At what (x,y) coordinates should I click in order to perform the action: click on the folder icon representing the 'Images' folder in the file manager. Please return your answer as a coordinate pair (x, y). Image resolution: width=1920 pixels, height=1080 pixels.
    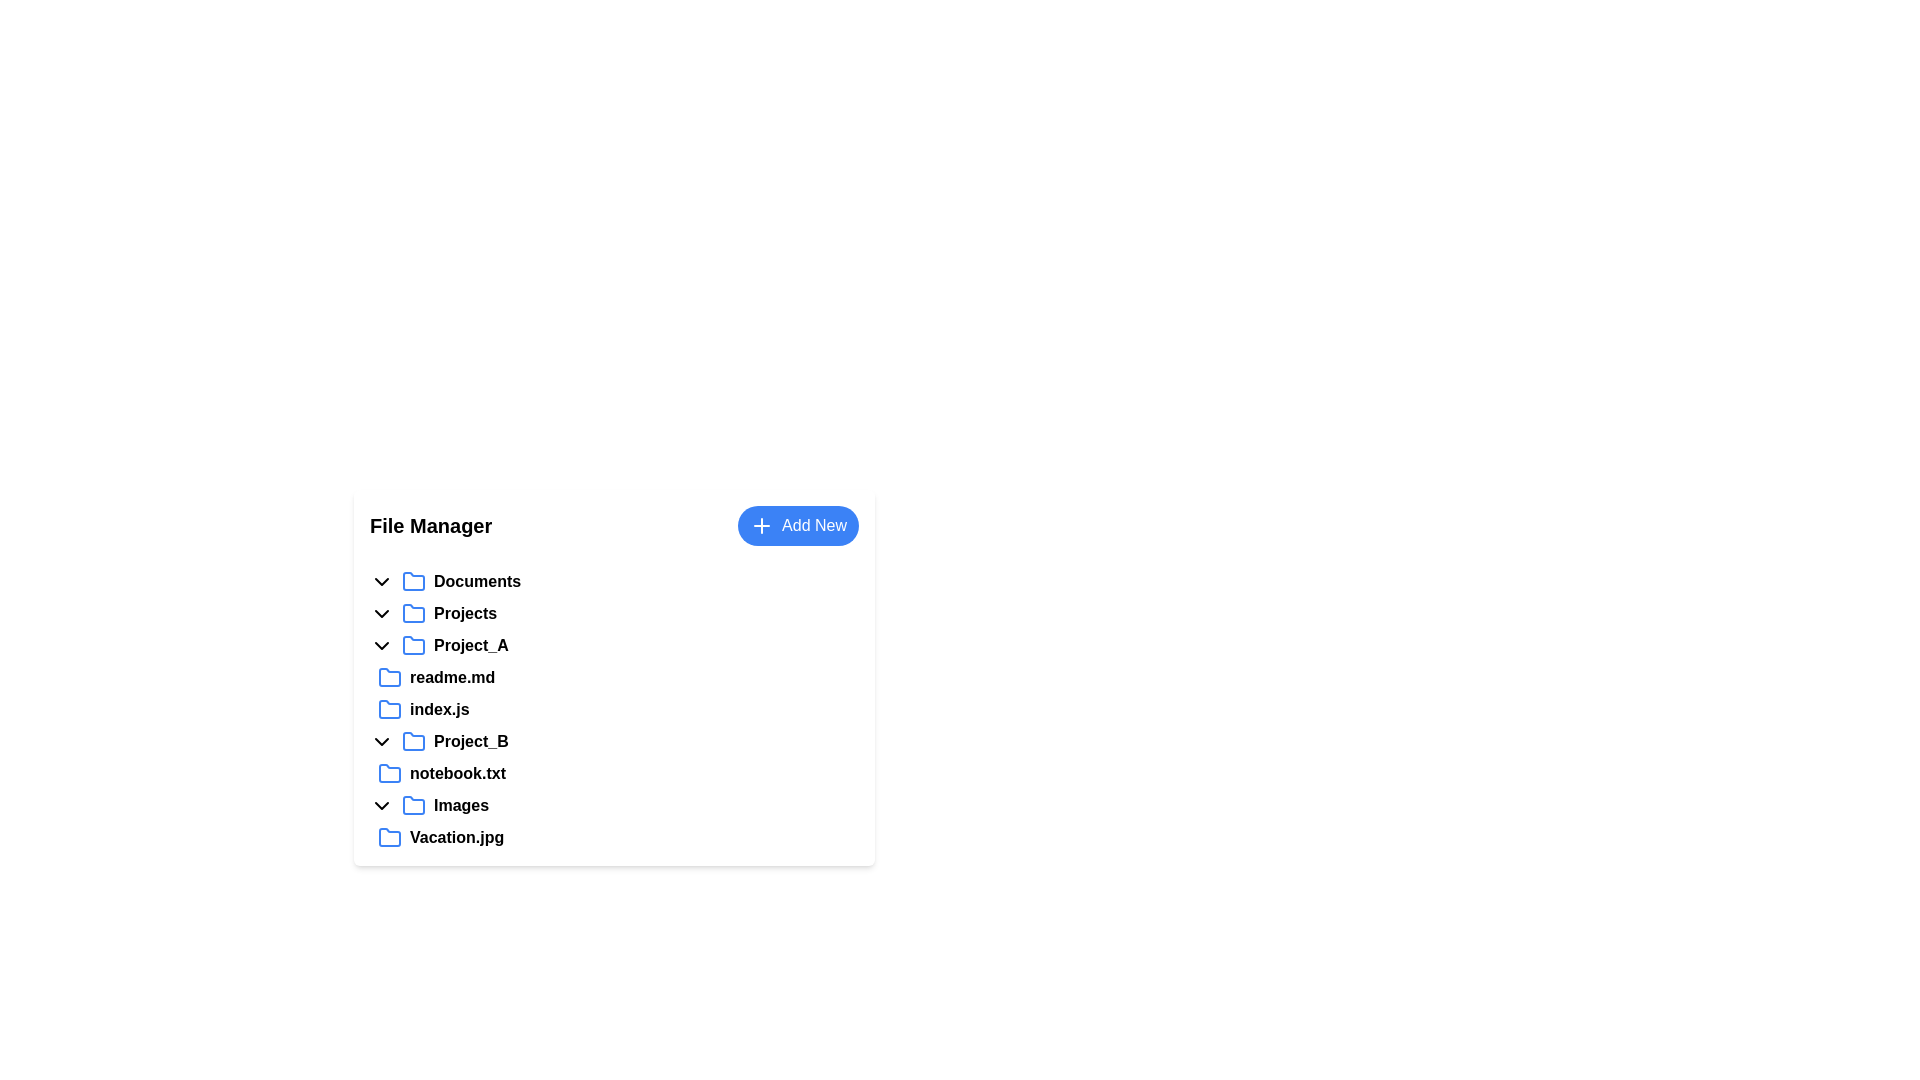
    Looking at the image, I should click on (412, 804).